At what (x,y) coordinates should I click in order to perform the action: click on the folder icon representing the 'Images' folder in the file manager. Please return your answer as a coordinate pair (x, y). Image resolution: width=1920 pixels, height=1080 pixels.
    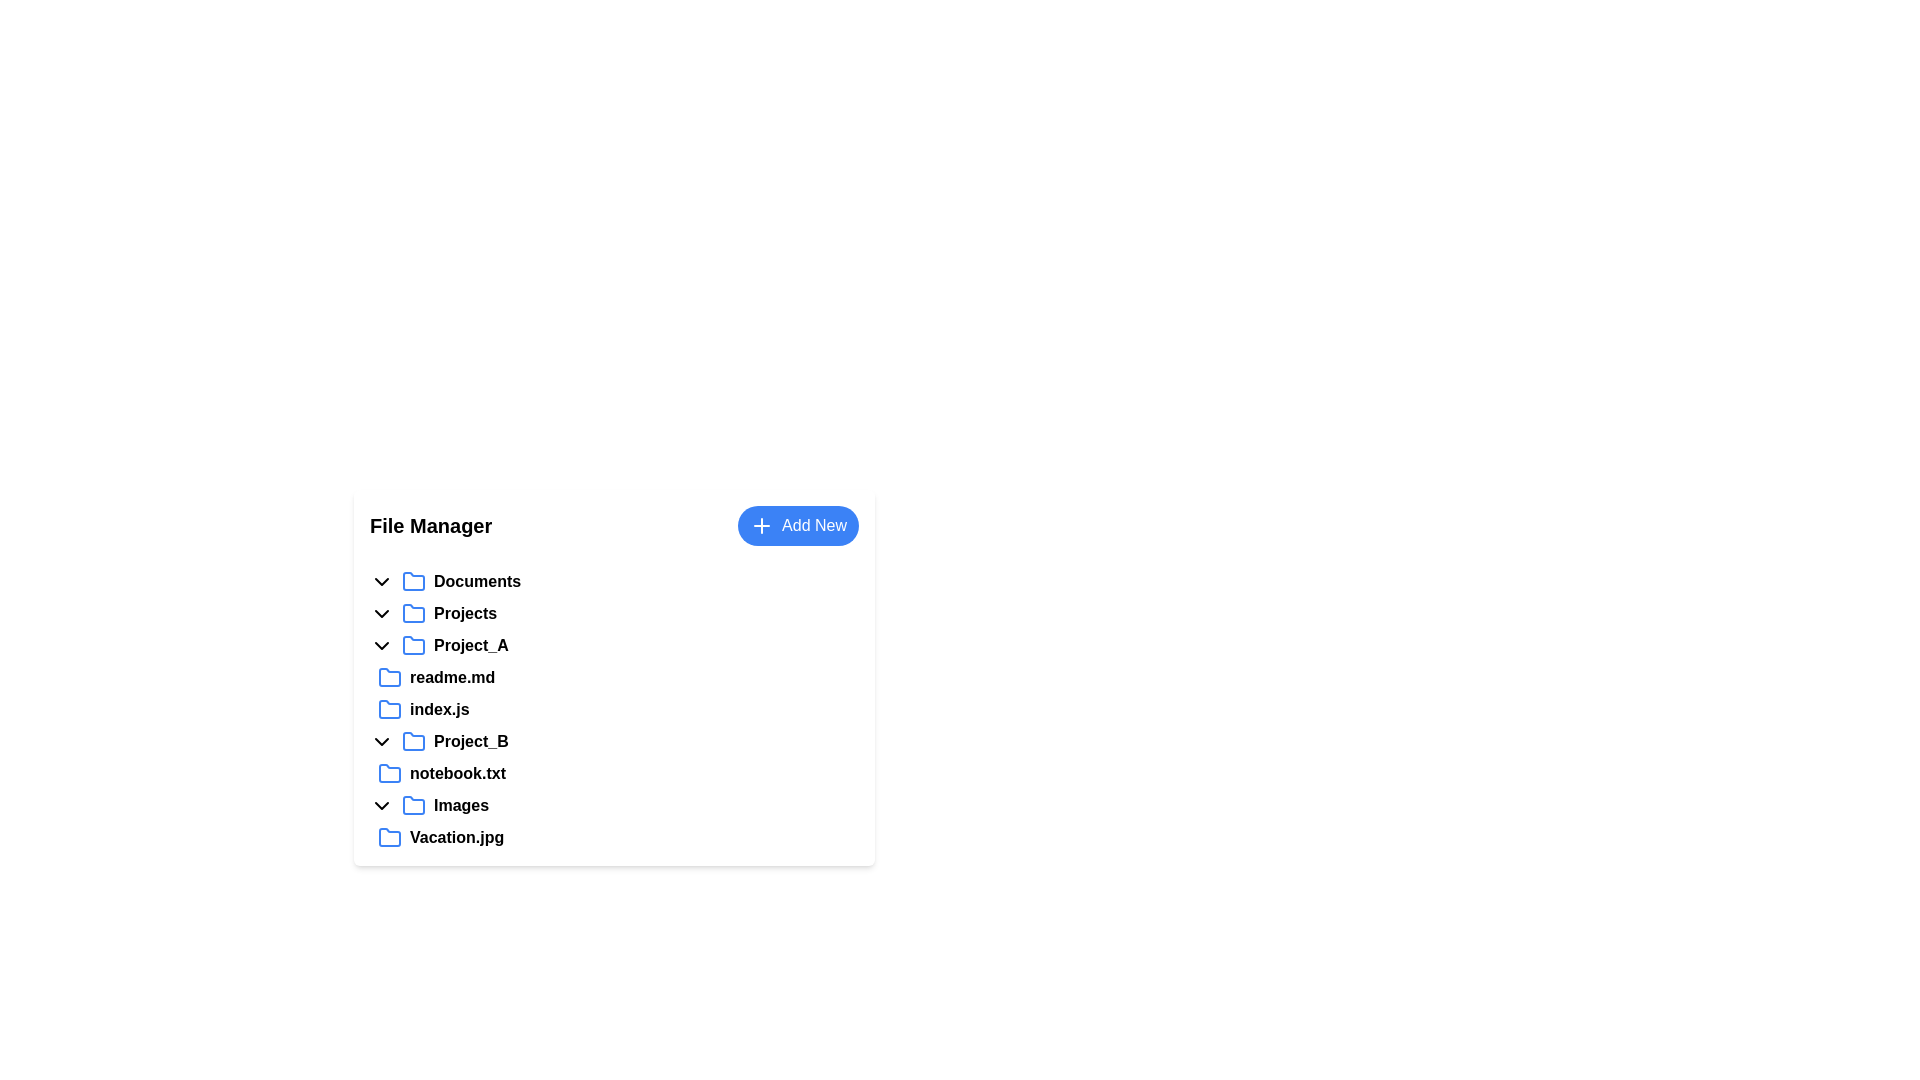
    Looking at the image, I should click on (412, 804).